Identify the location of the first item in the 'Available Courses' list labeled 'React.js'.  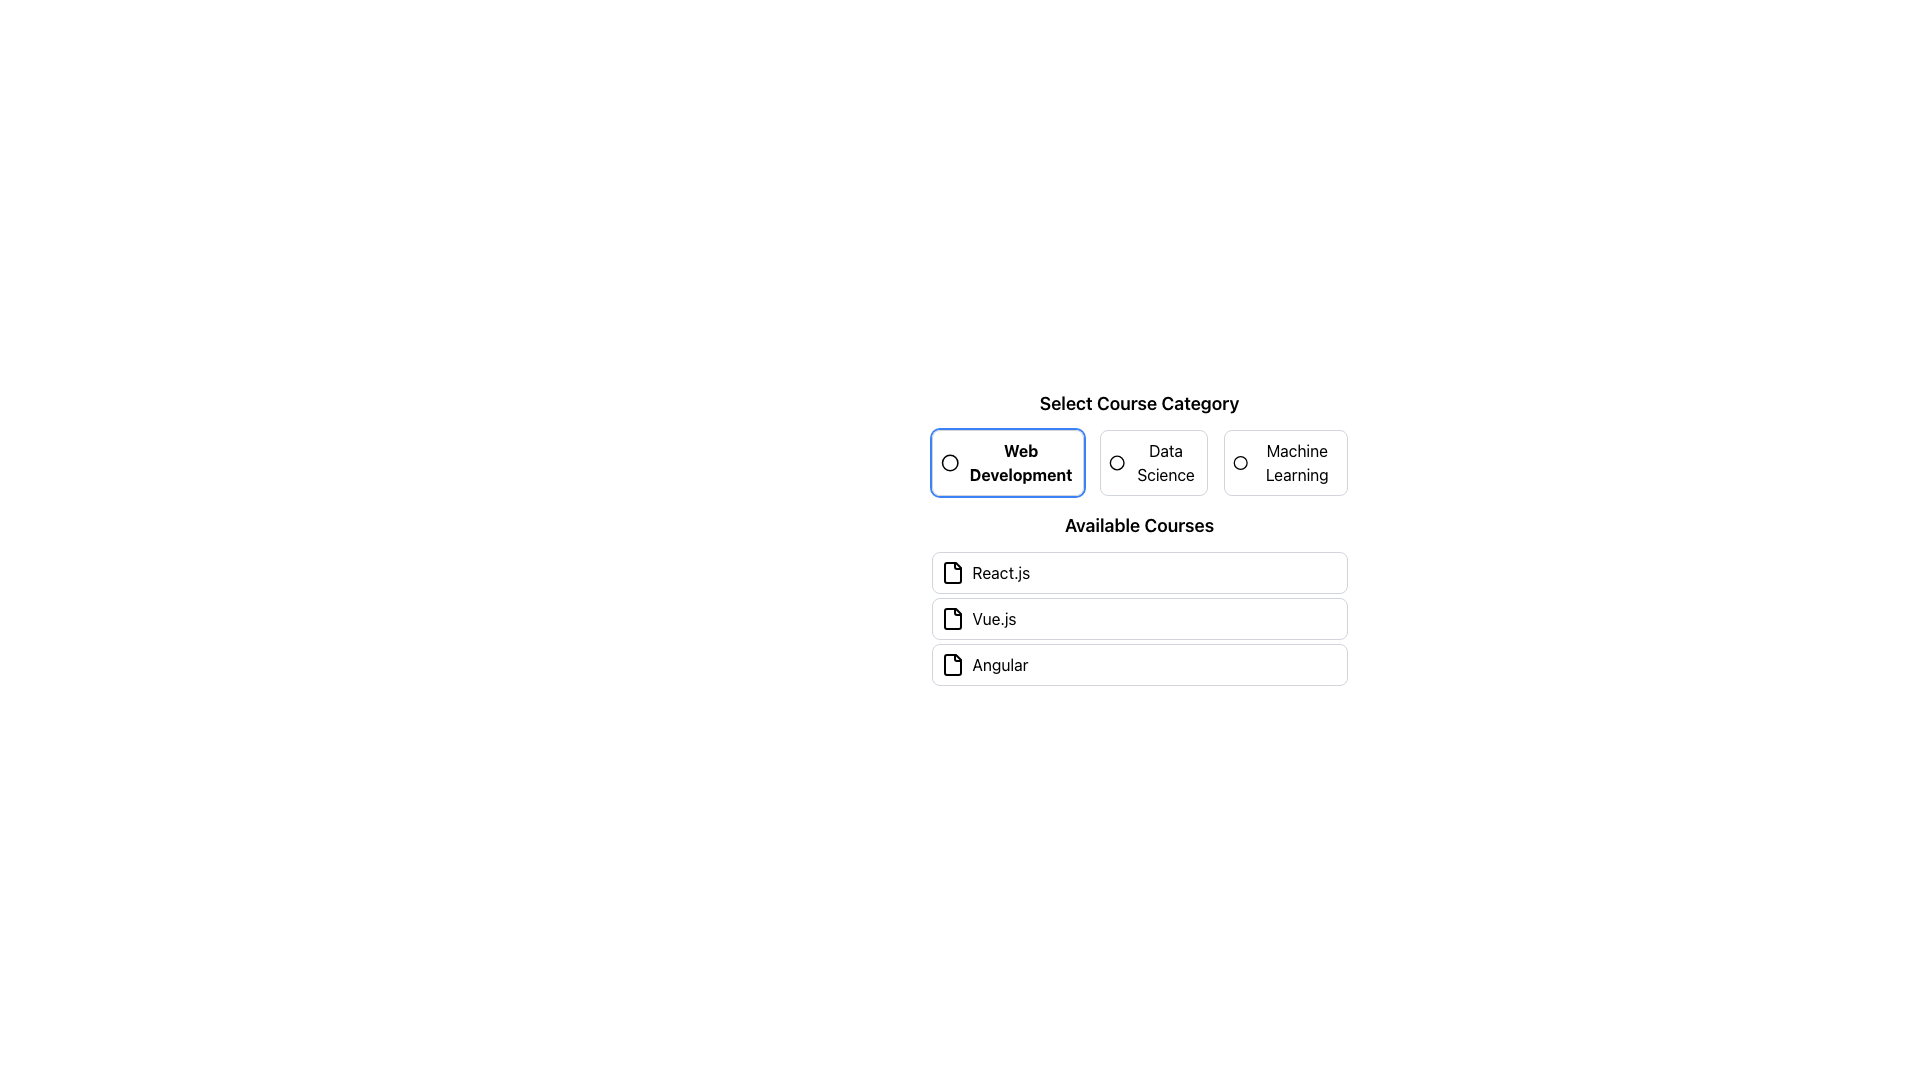
(1139, 573).